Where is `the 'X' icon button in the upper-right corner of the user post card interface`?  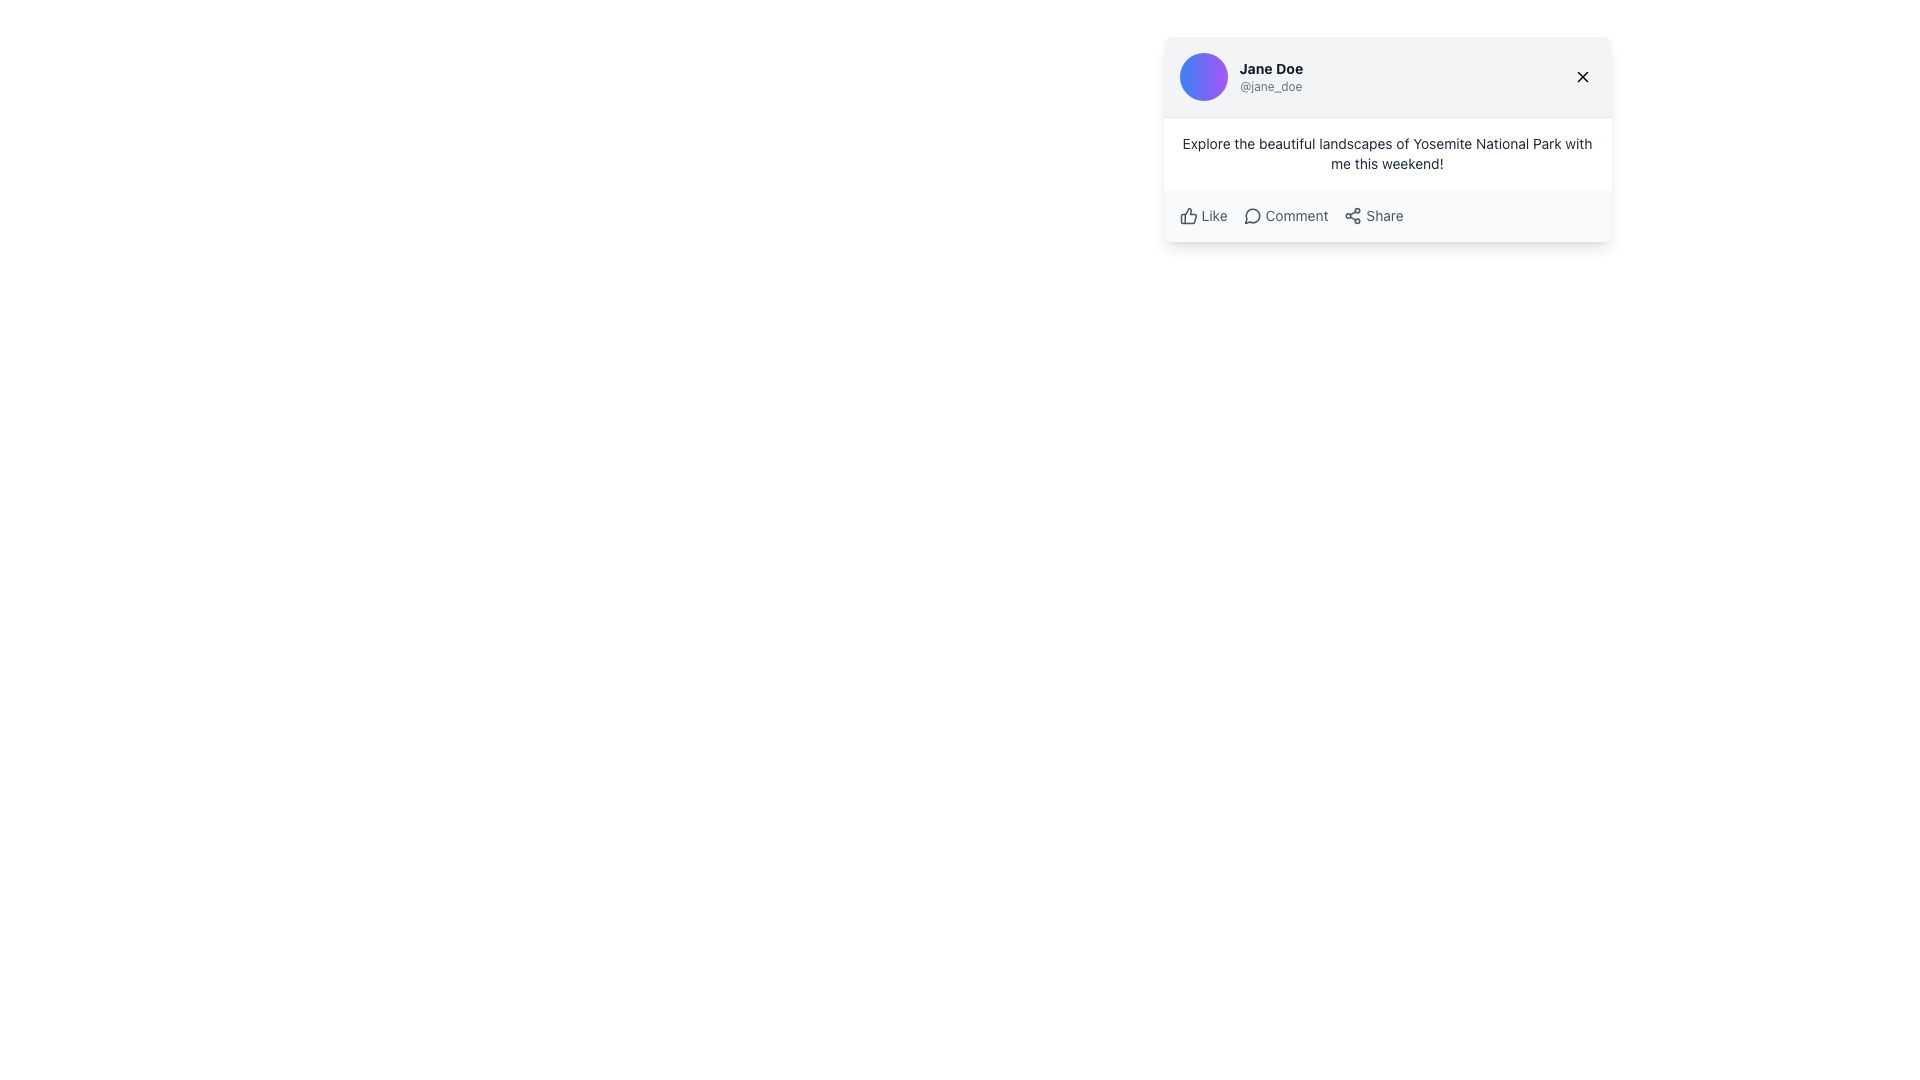 the 'X' icon button in the upper-right corner of the user post card interface is located at coordinates (1581, 76).